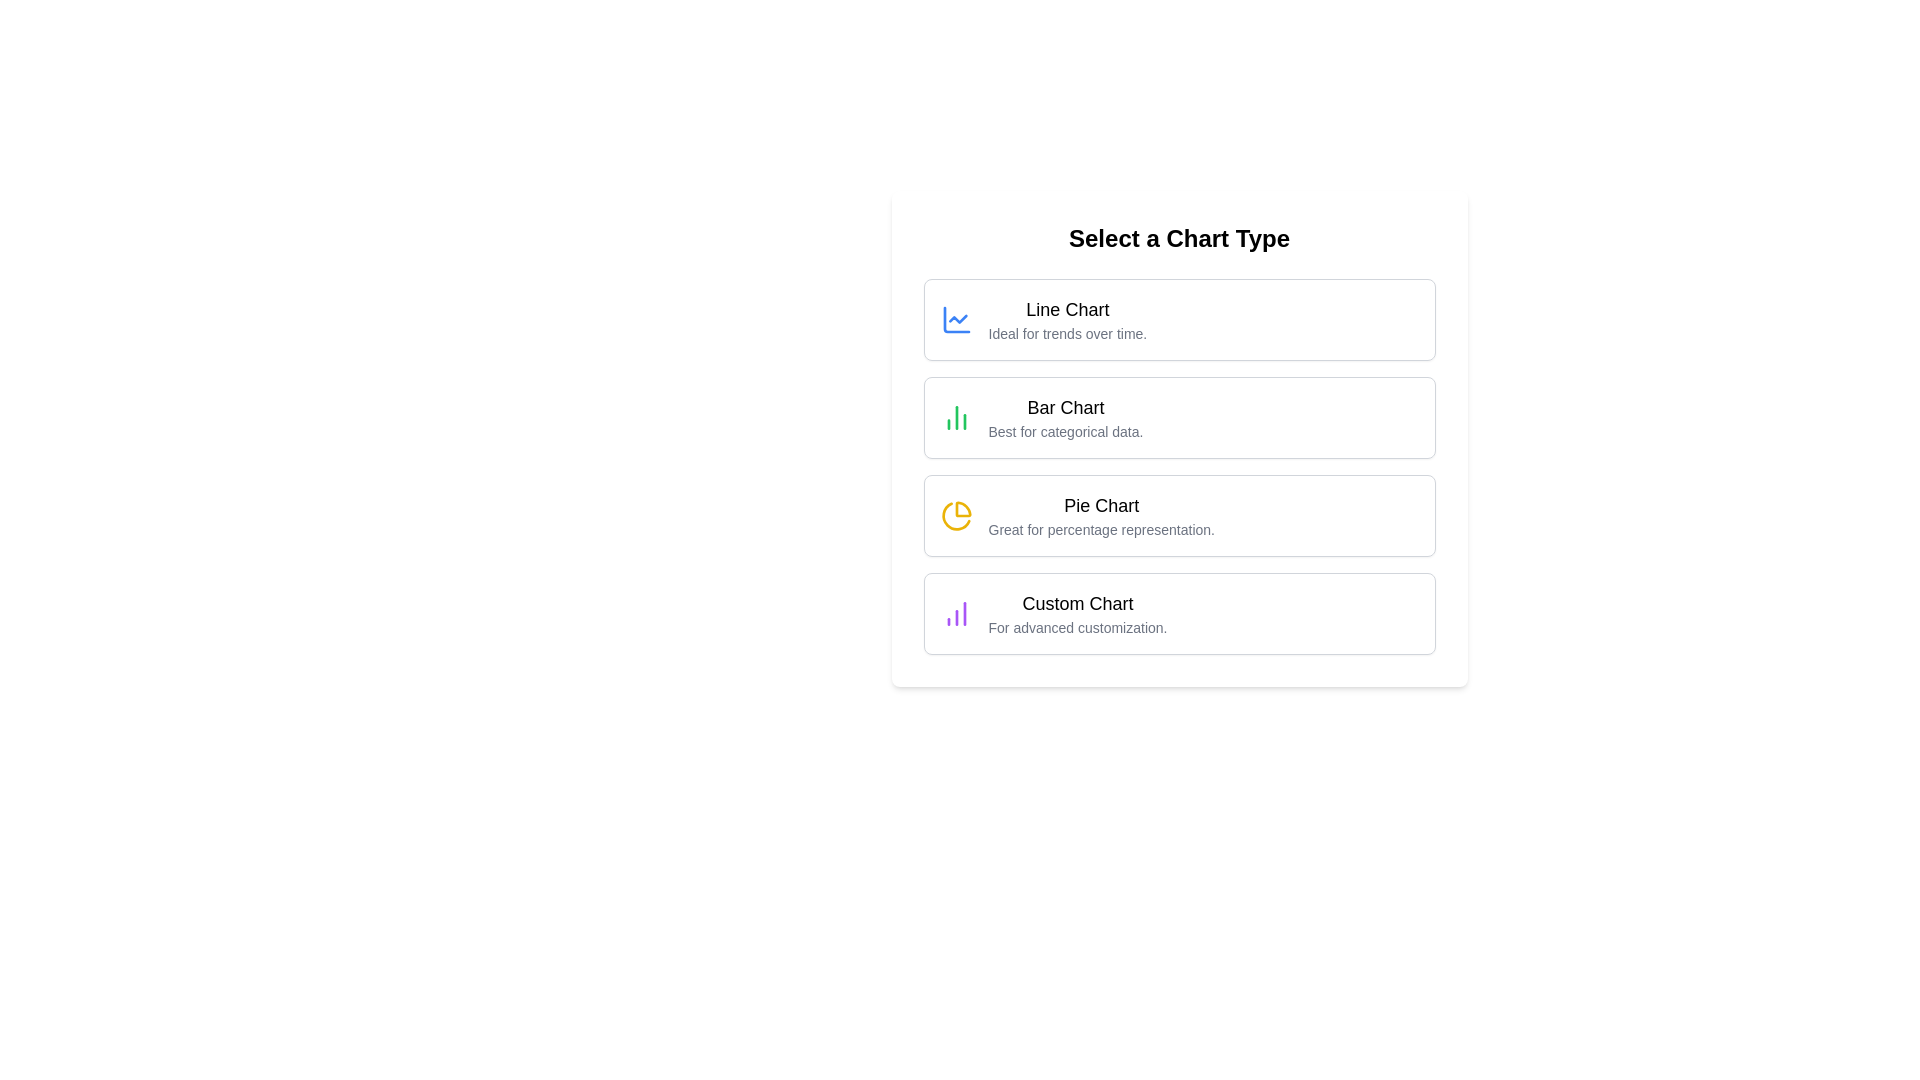 The image size is (1920, 1080). I want to click on the 'Bar Chart' option card, which is the second item in the list of charts, so click(1179, 438).